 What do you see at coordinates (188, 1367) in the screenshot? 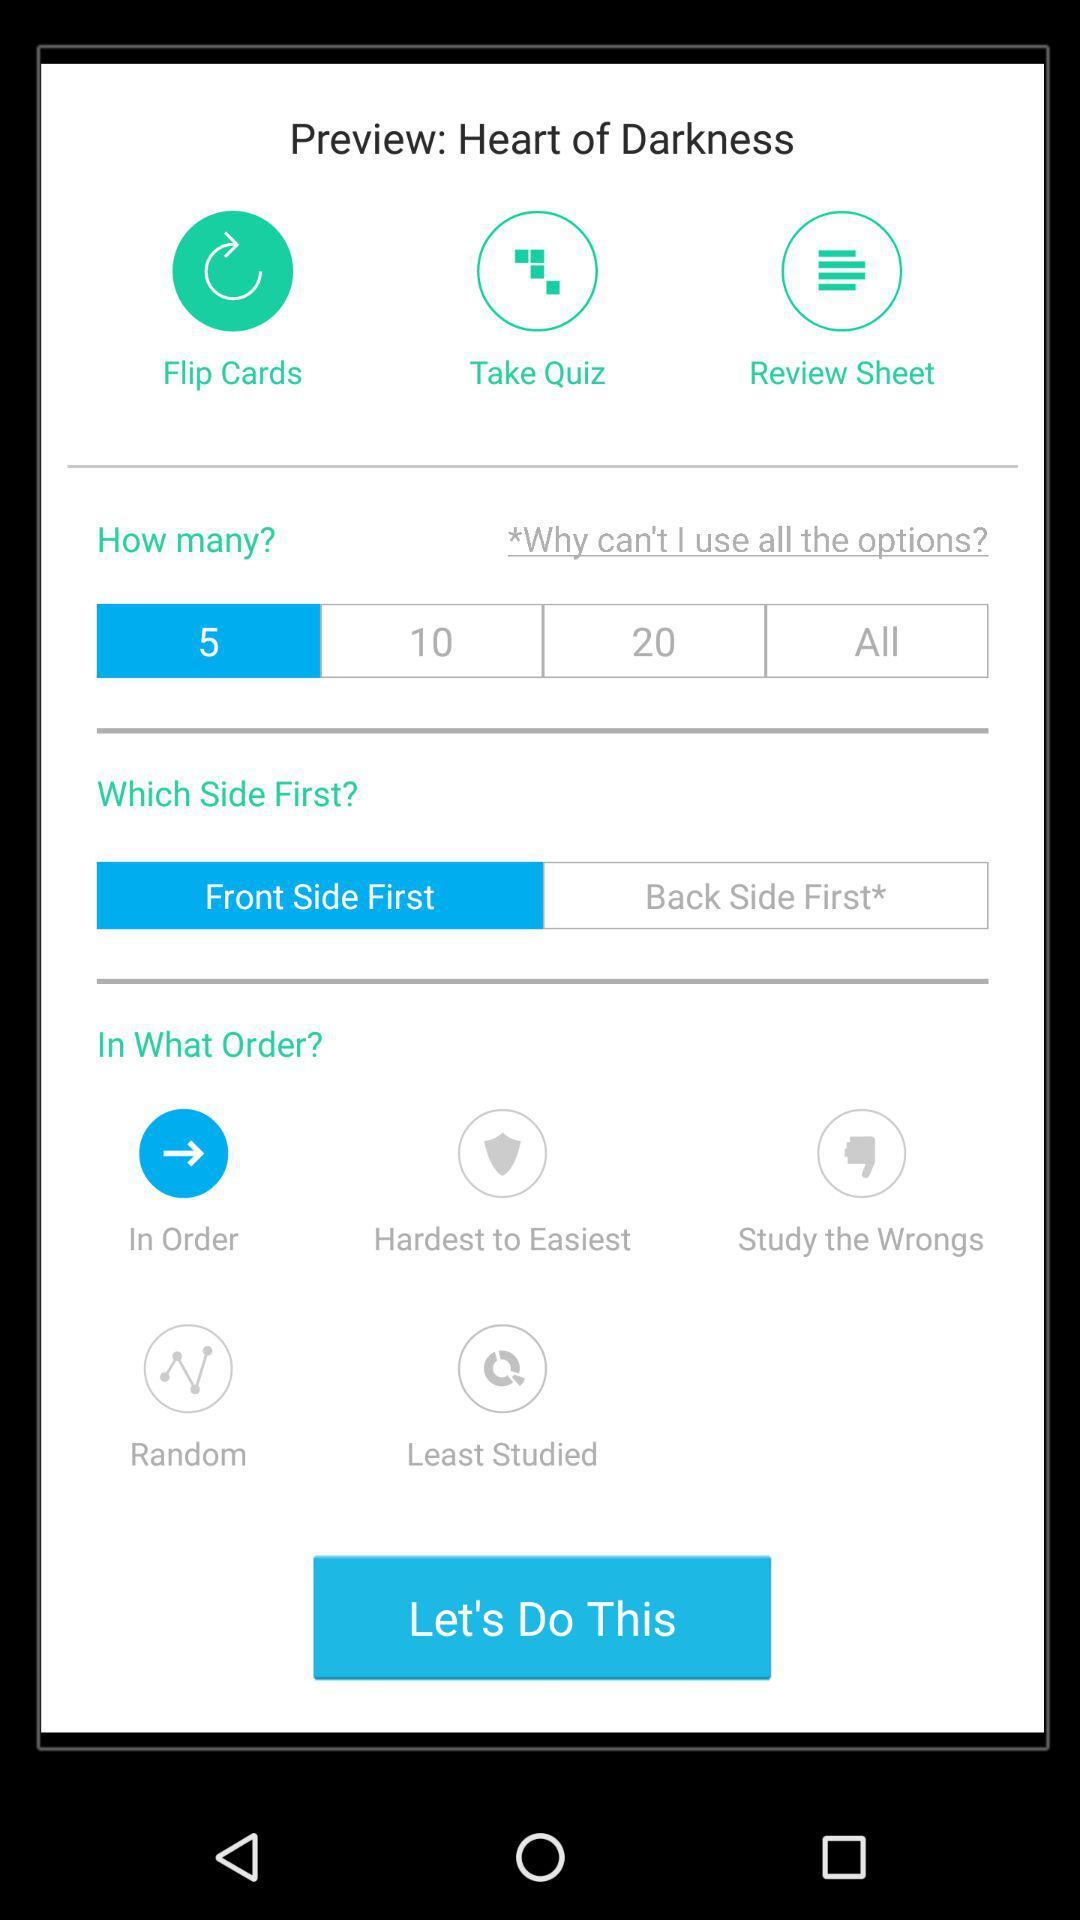
I see `switch to random` at bounding box center [188, 1367].